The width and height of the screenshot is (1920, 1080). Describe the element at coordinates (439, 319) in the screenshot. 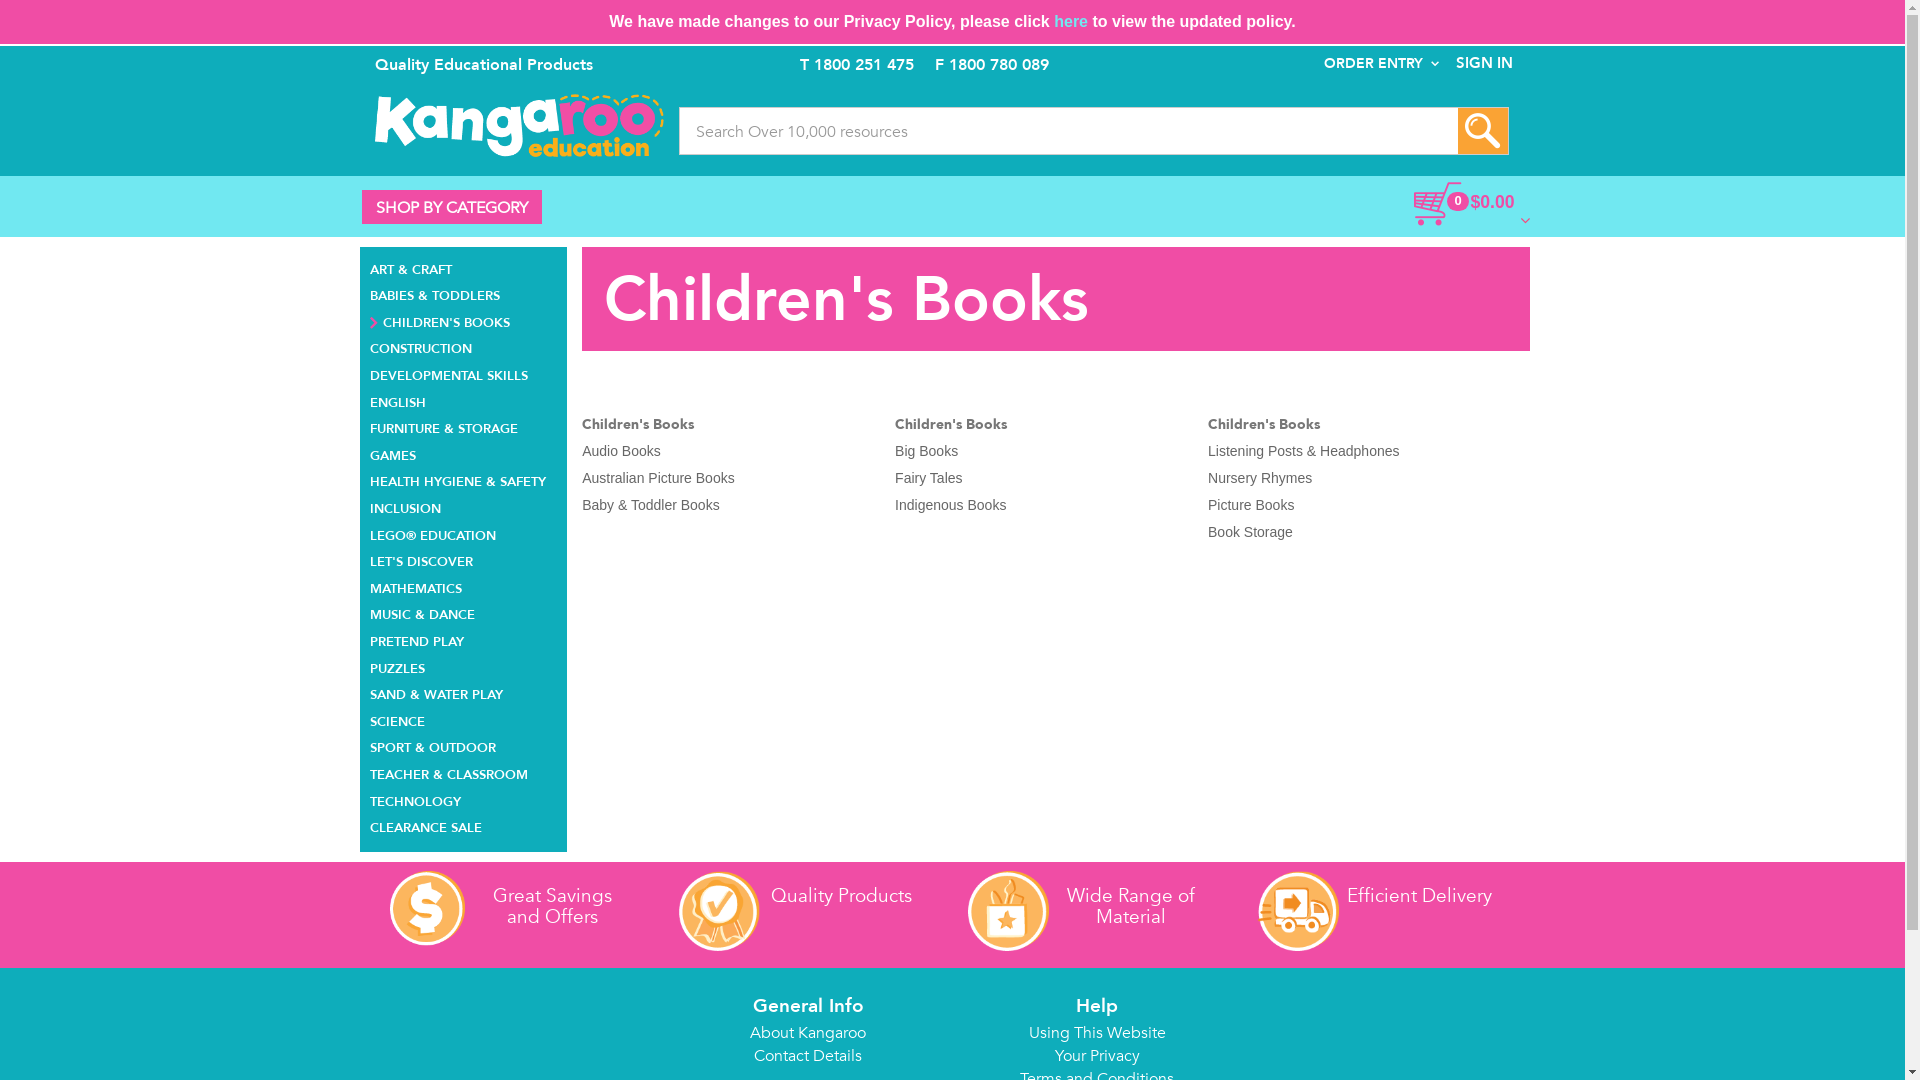

I see `'CHILDREN'S BOOKS'` at that location.